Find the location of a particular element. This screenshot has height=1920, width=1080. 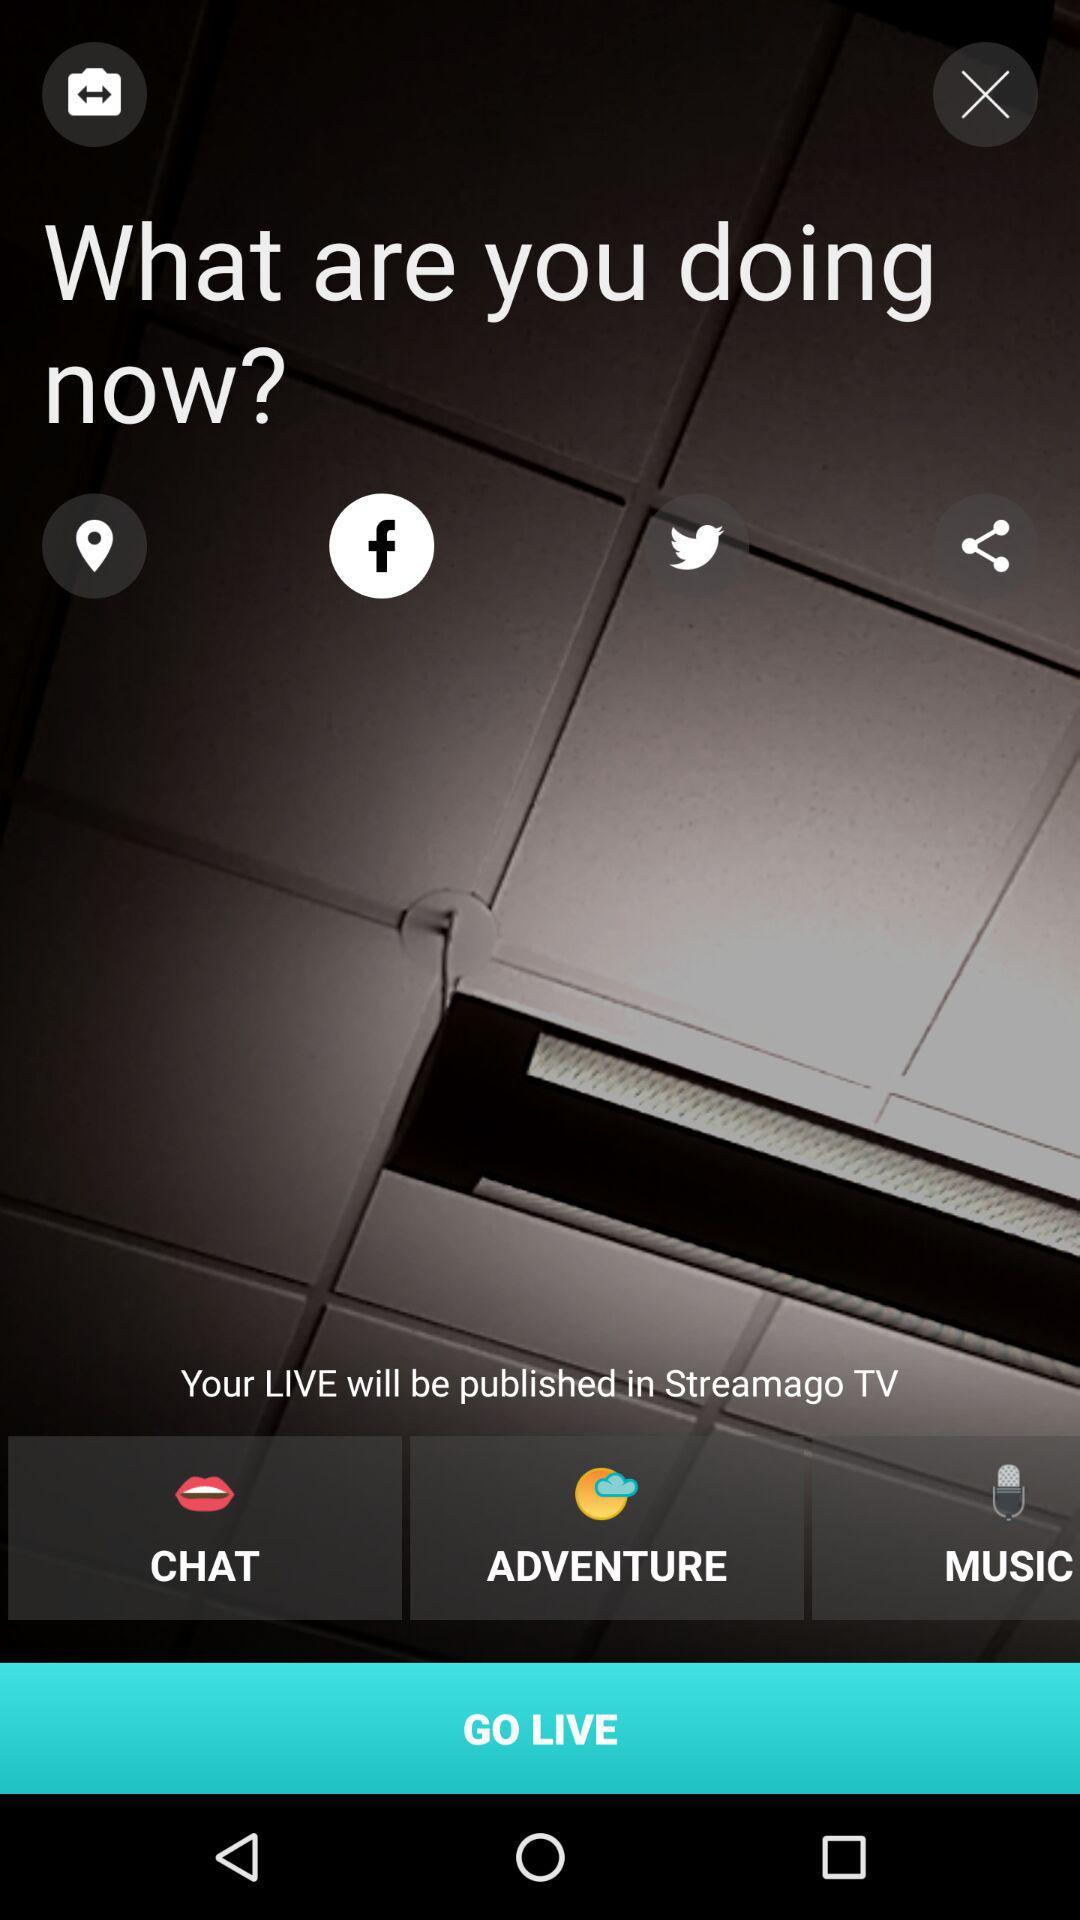

screen is located at coordinates (984, 93).